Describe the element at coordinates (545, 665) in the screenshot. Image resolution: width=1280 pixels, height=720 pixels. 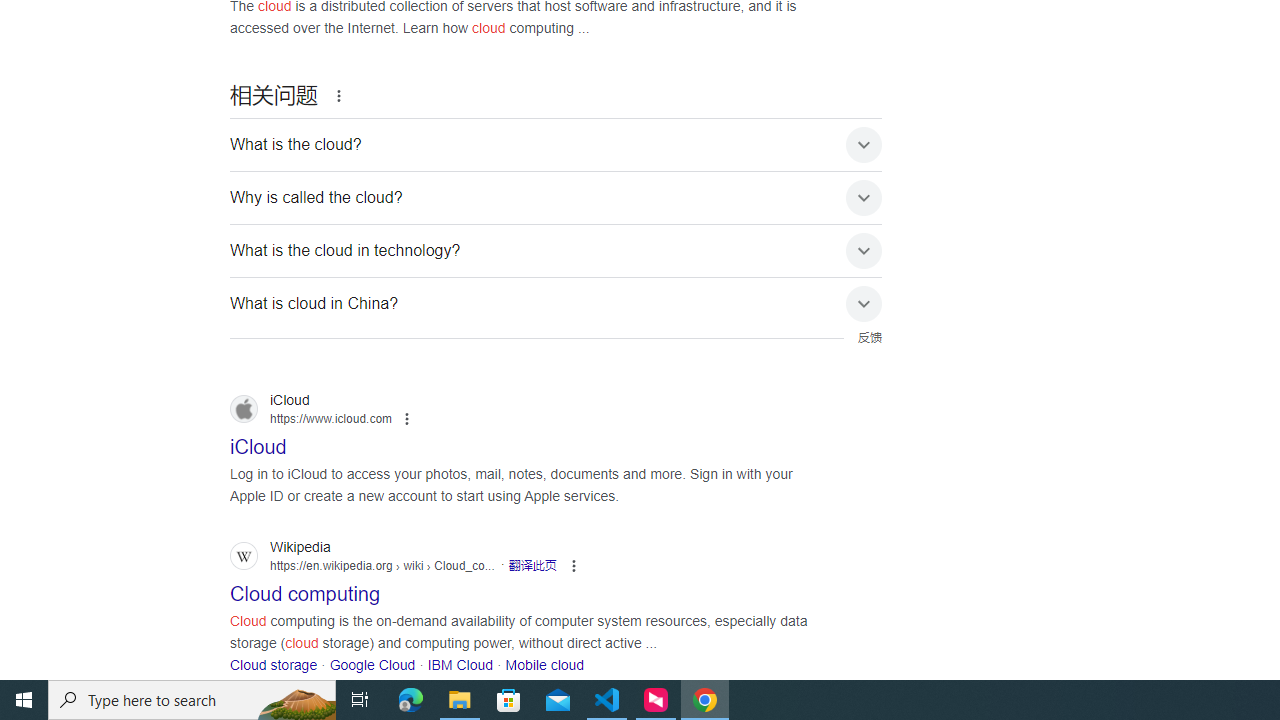
I see `'Mobile cloud'` at that location.